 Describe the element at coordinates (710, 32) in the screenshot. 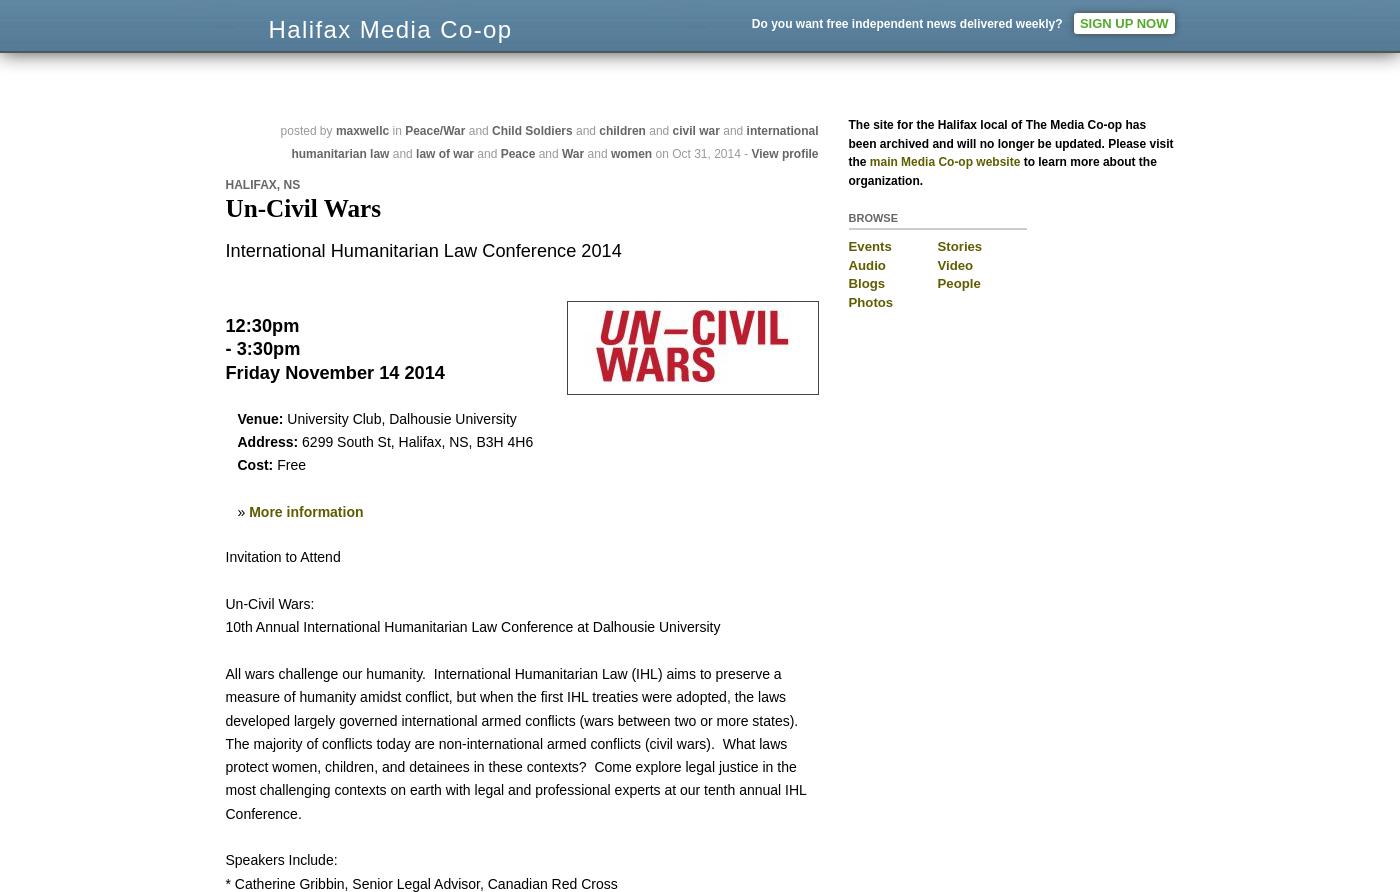

I see `'The network:'` at that location.